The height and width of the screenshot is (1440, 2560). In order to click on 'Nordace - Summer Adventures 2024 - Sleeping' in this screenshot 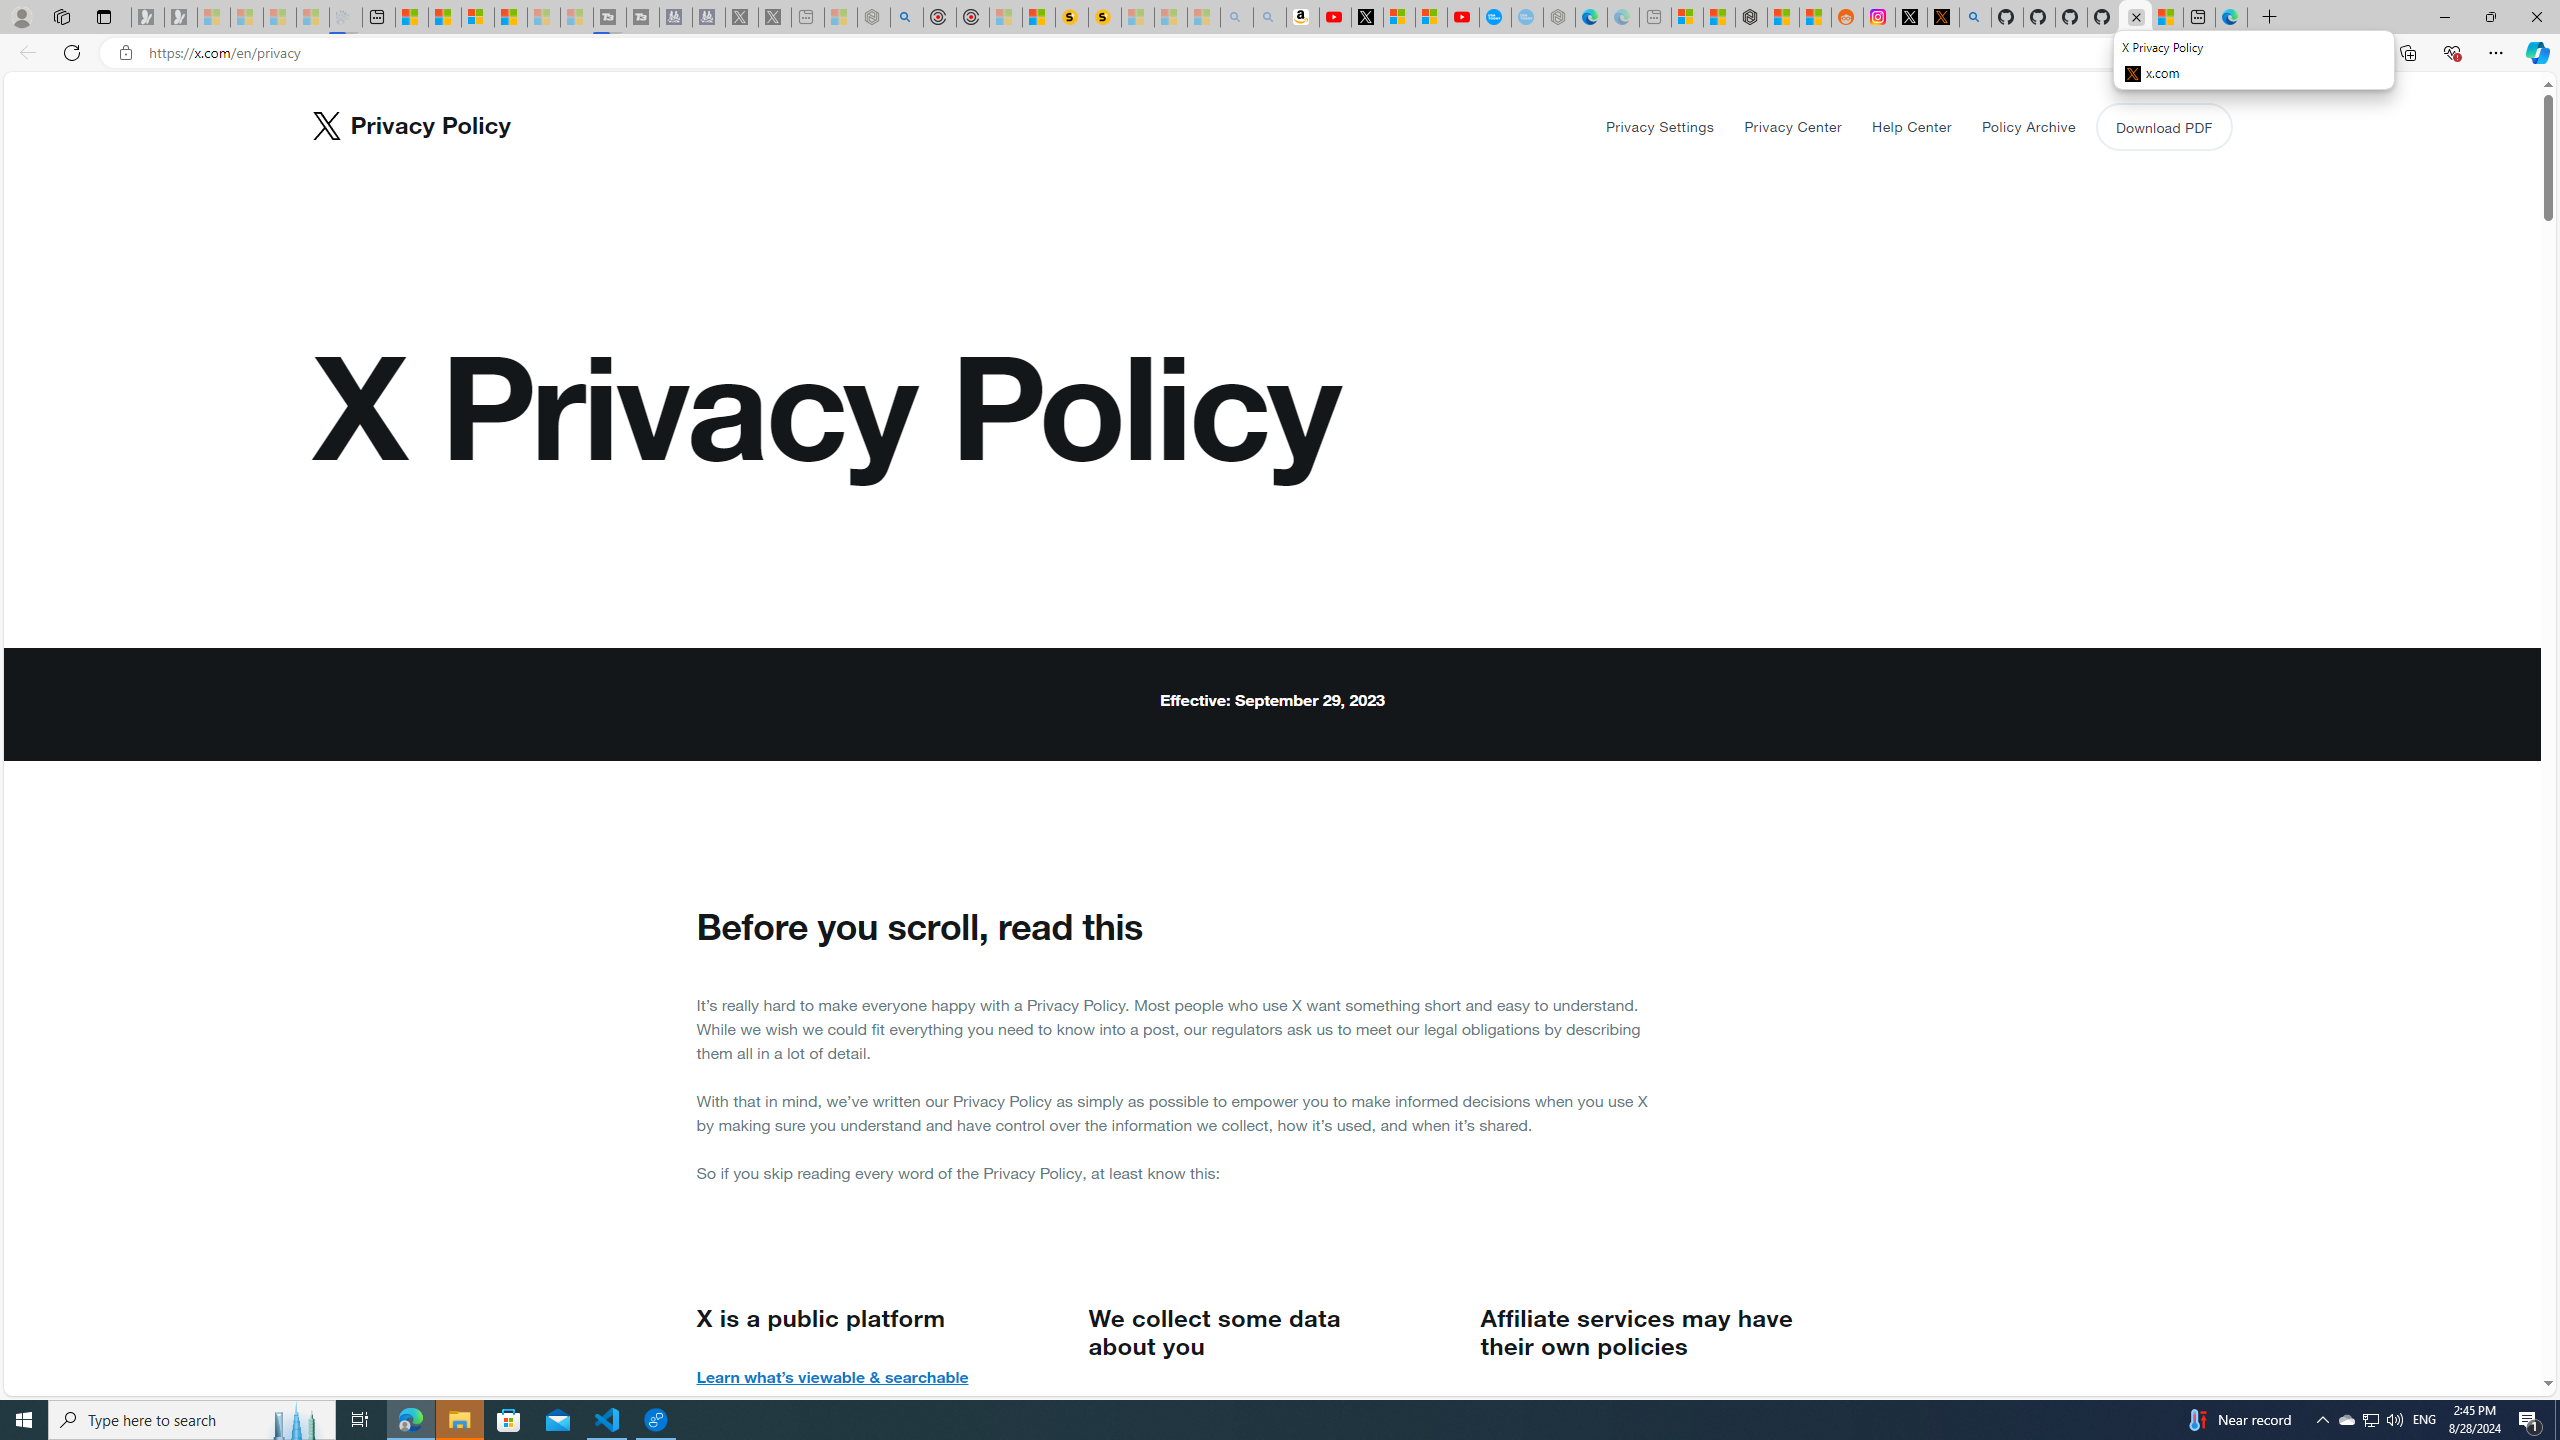, I will do `click(873, 16)`.